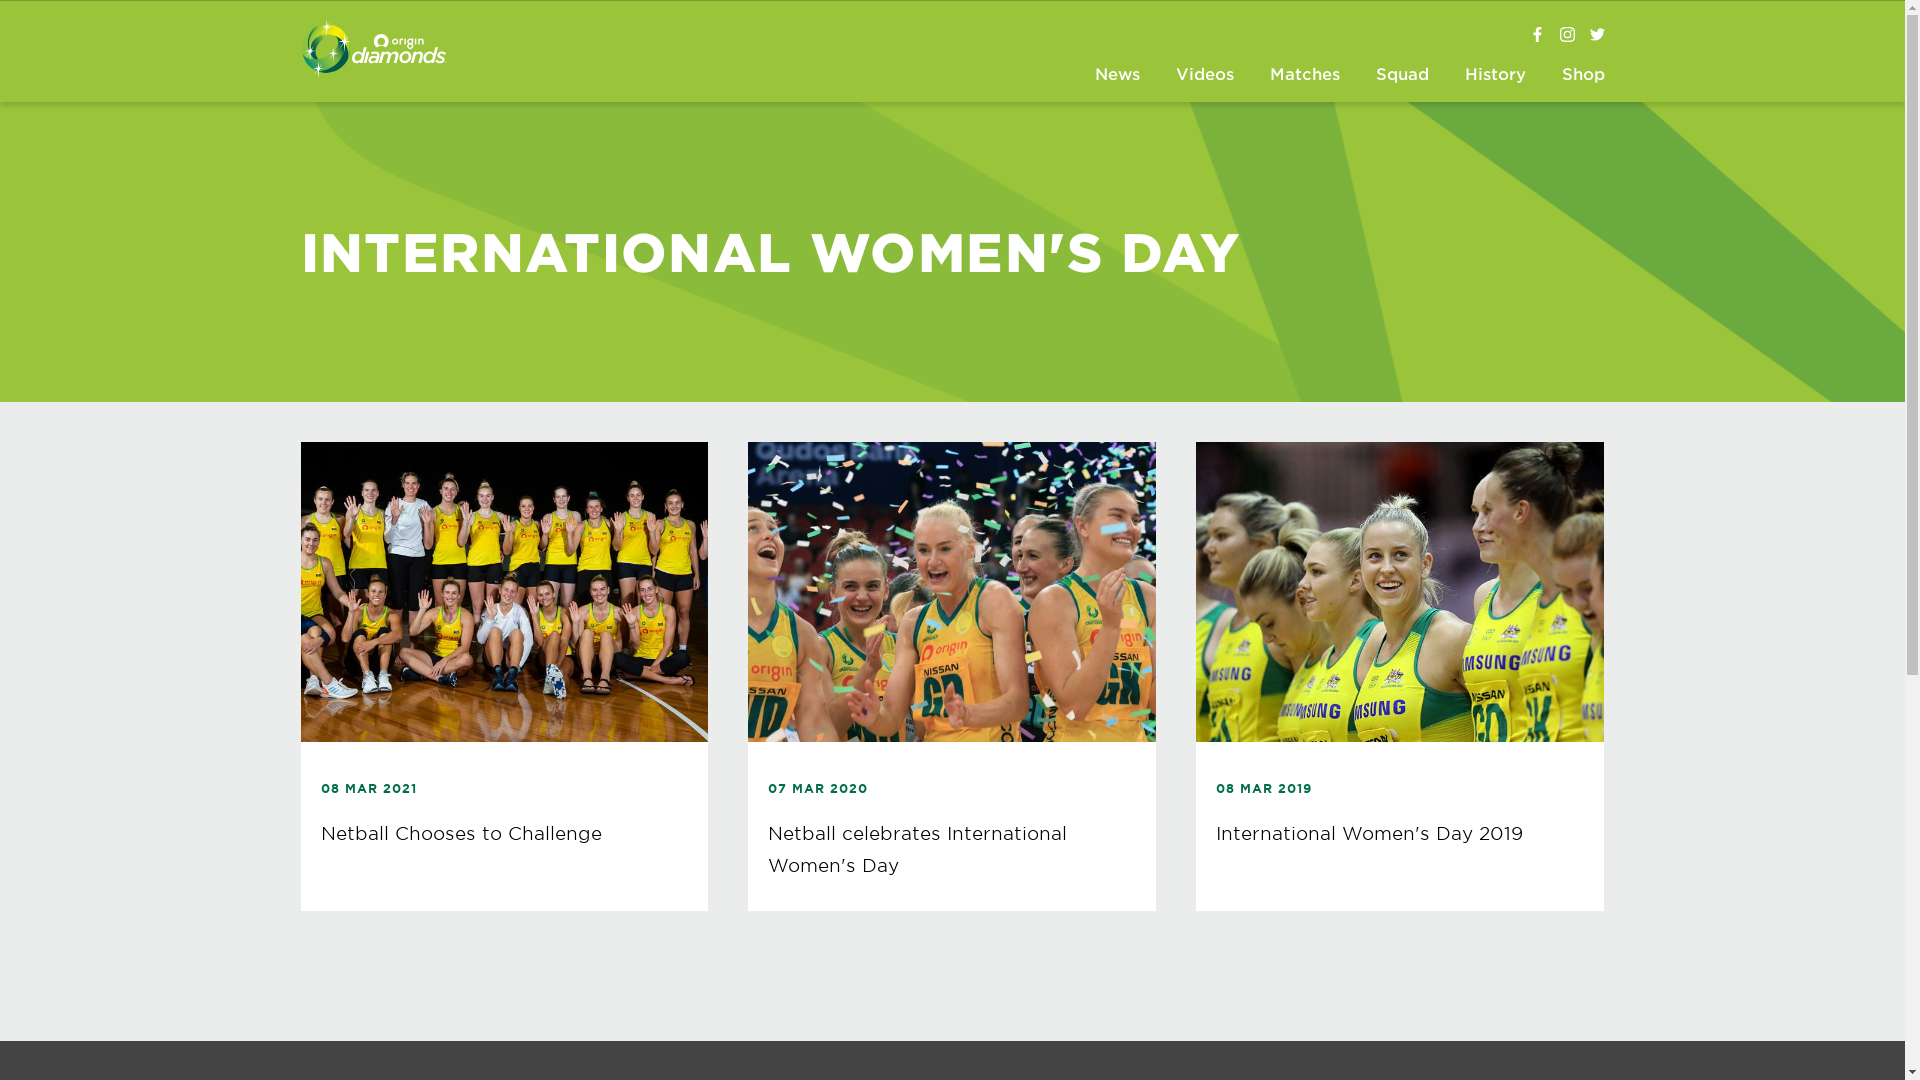  What do you see at coordinates (1304, 75) in the screenshot?
I see `'Matches'` at bounding box center [1304, 75].